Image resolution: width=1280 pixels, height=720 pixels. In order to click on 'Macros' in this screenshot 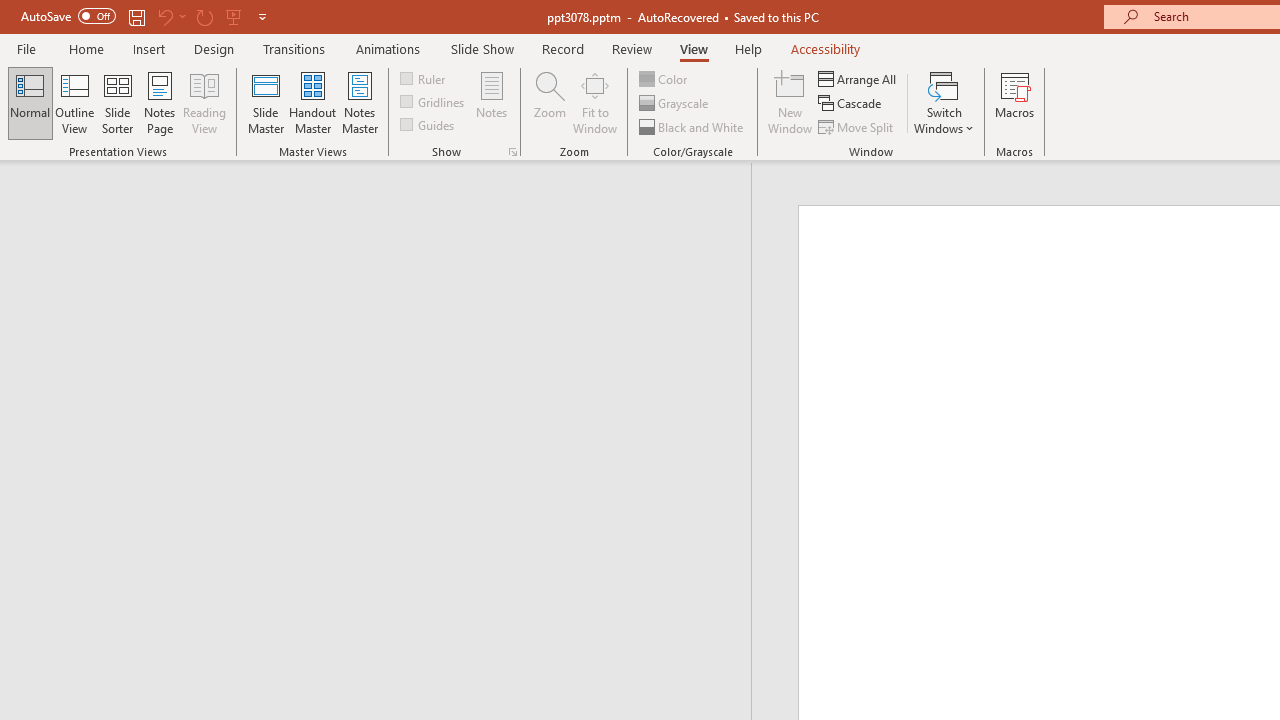, I will do `click(1015, 103)`.